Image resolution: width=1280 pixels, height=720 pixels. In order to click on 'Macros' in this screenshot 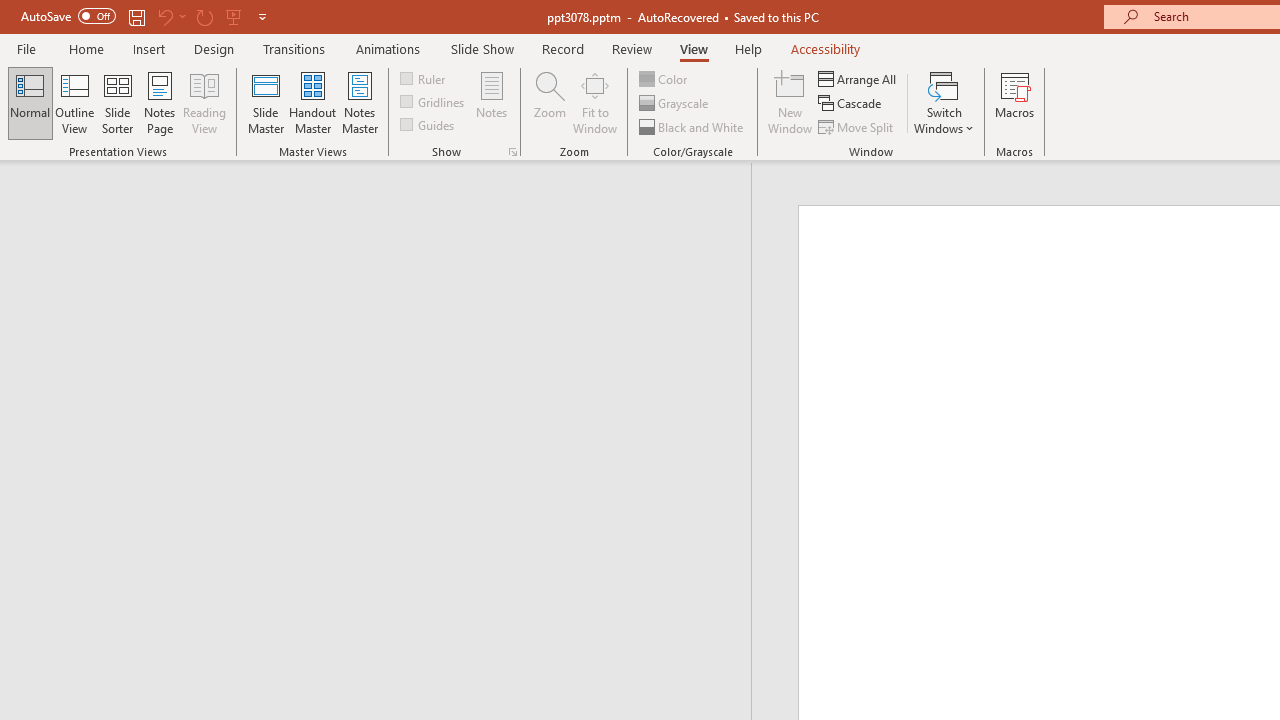, I will do `click(1015, 103)`.